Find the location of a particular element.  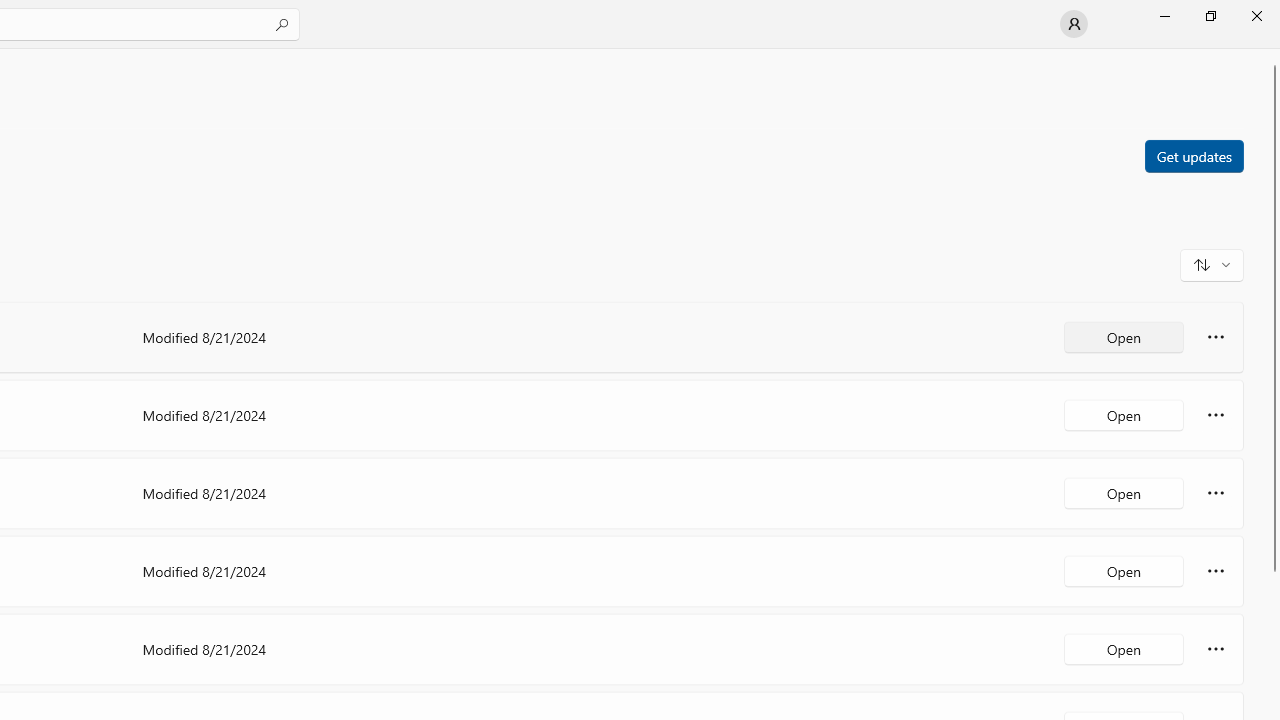

'Minimize Microsoft Store' is located at coordinates (1164, 15).